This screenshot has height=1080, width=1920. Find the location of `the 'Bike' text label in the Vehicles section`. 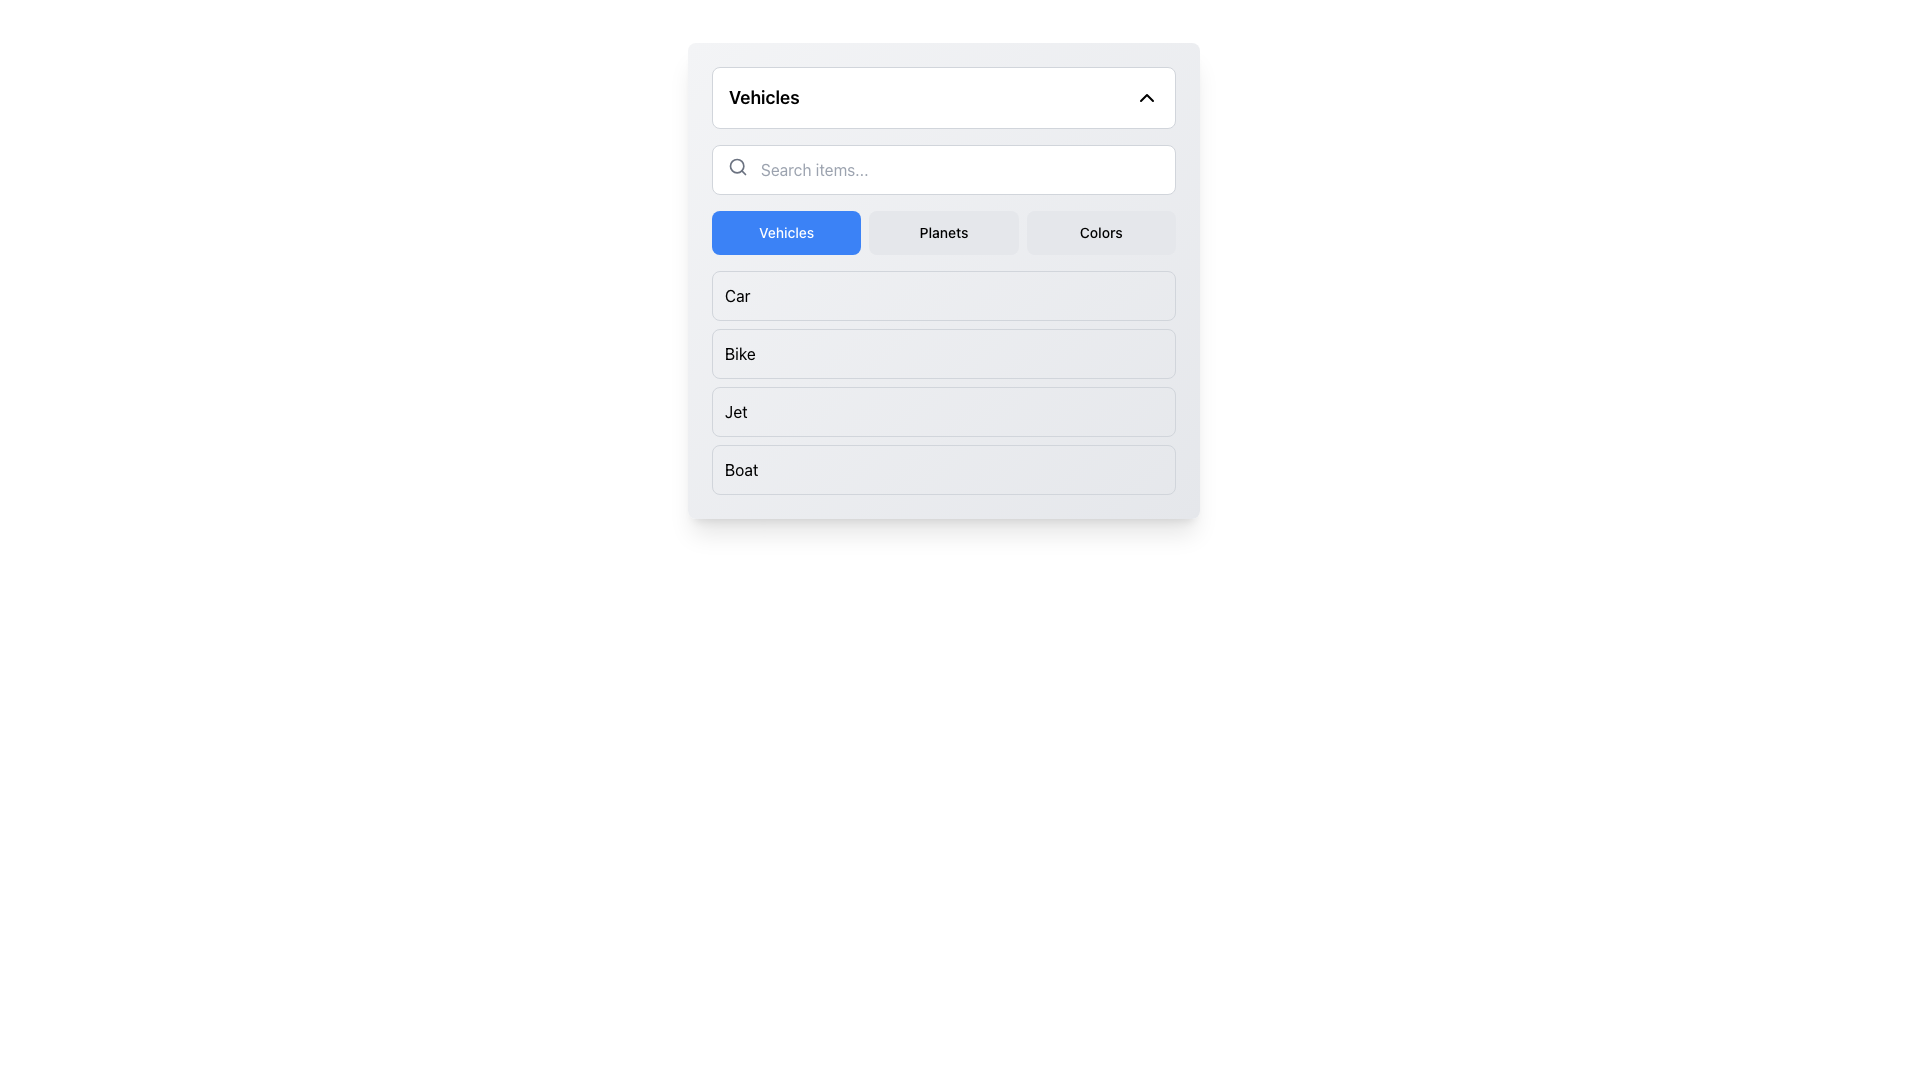

the 'Bike' text label in the Vehicles section is located at coordinates (739, 353).